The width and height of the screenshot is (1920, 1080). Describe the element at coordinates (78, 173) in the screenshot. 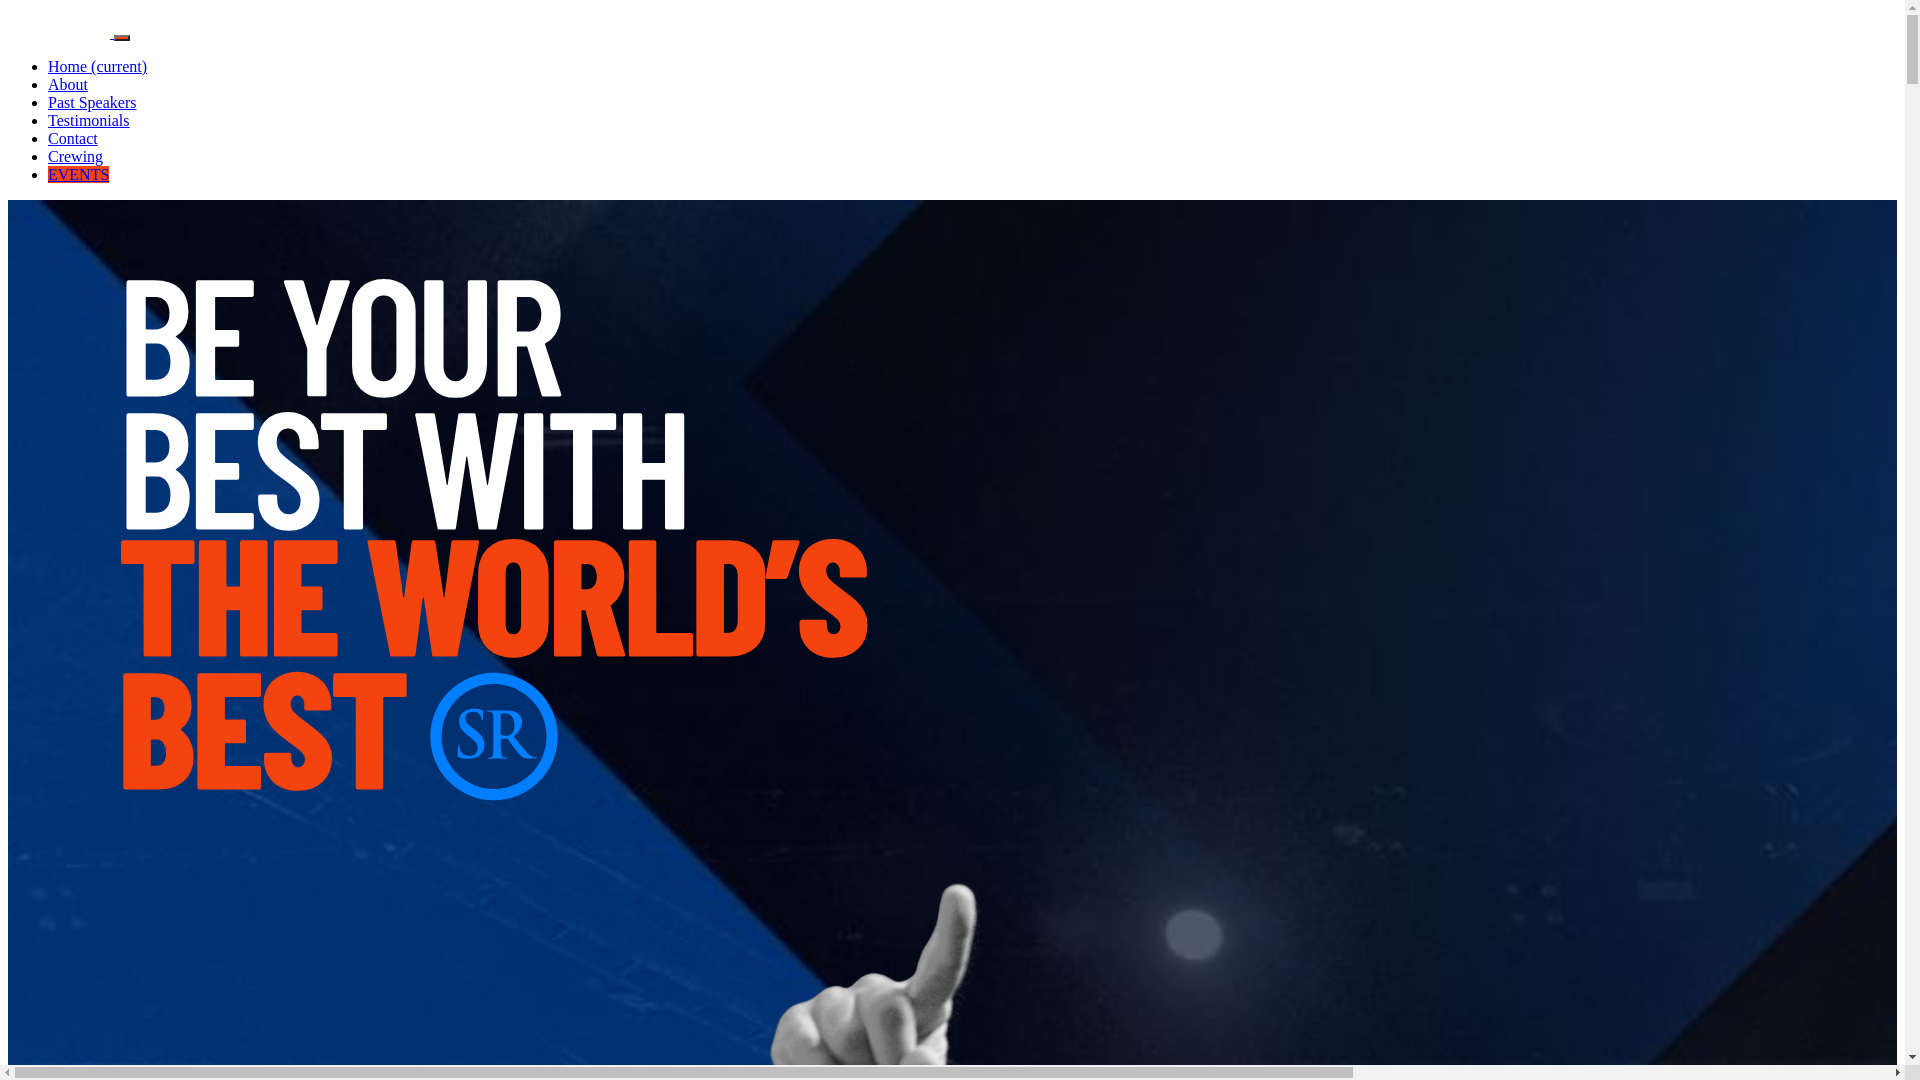

I see `'EVENTS'` at that location.